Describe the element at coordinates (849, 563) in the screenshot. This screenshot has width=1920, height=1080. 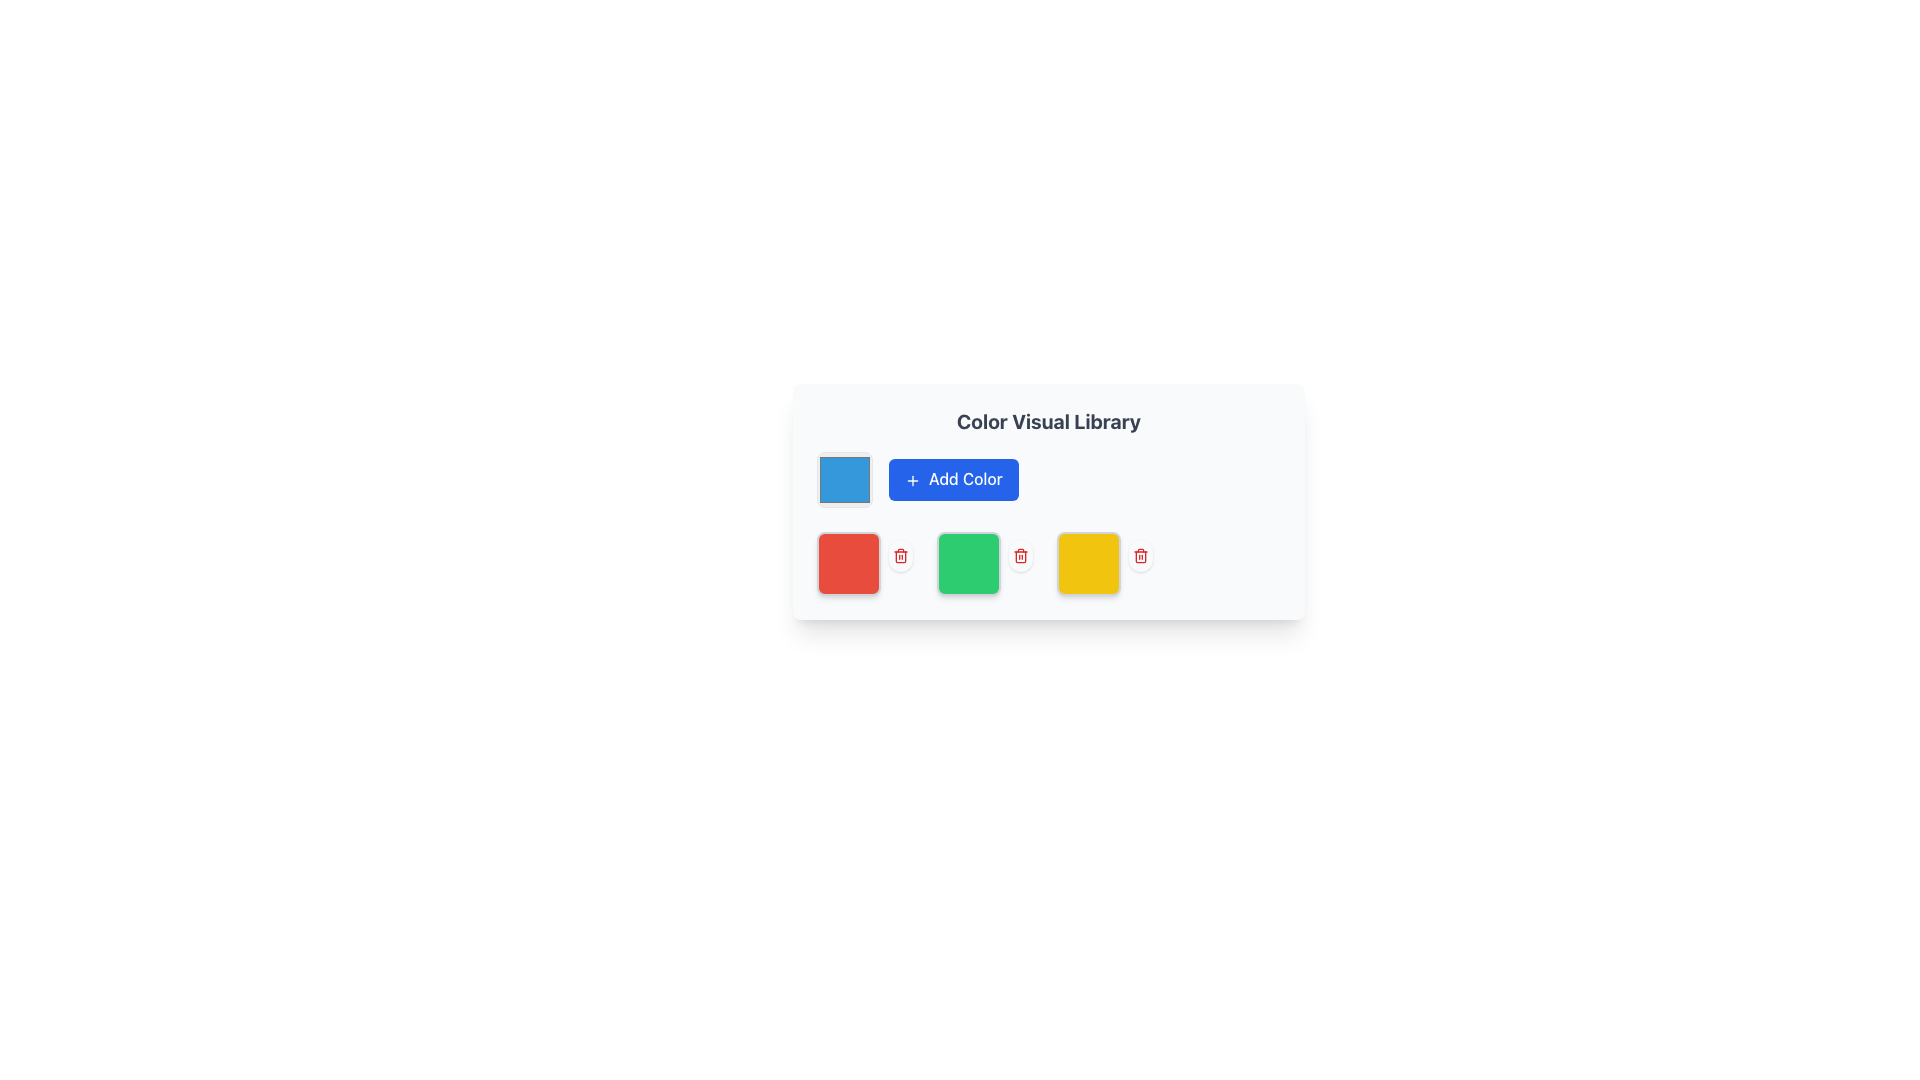
I see `the vibrant red Color Swatch with rounded corners and a gray border` at that location.